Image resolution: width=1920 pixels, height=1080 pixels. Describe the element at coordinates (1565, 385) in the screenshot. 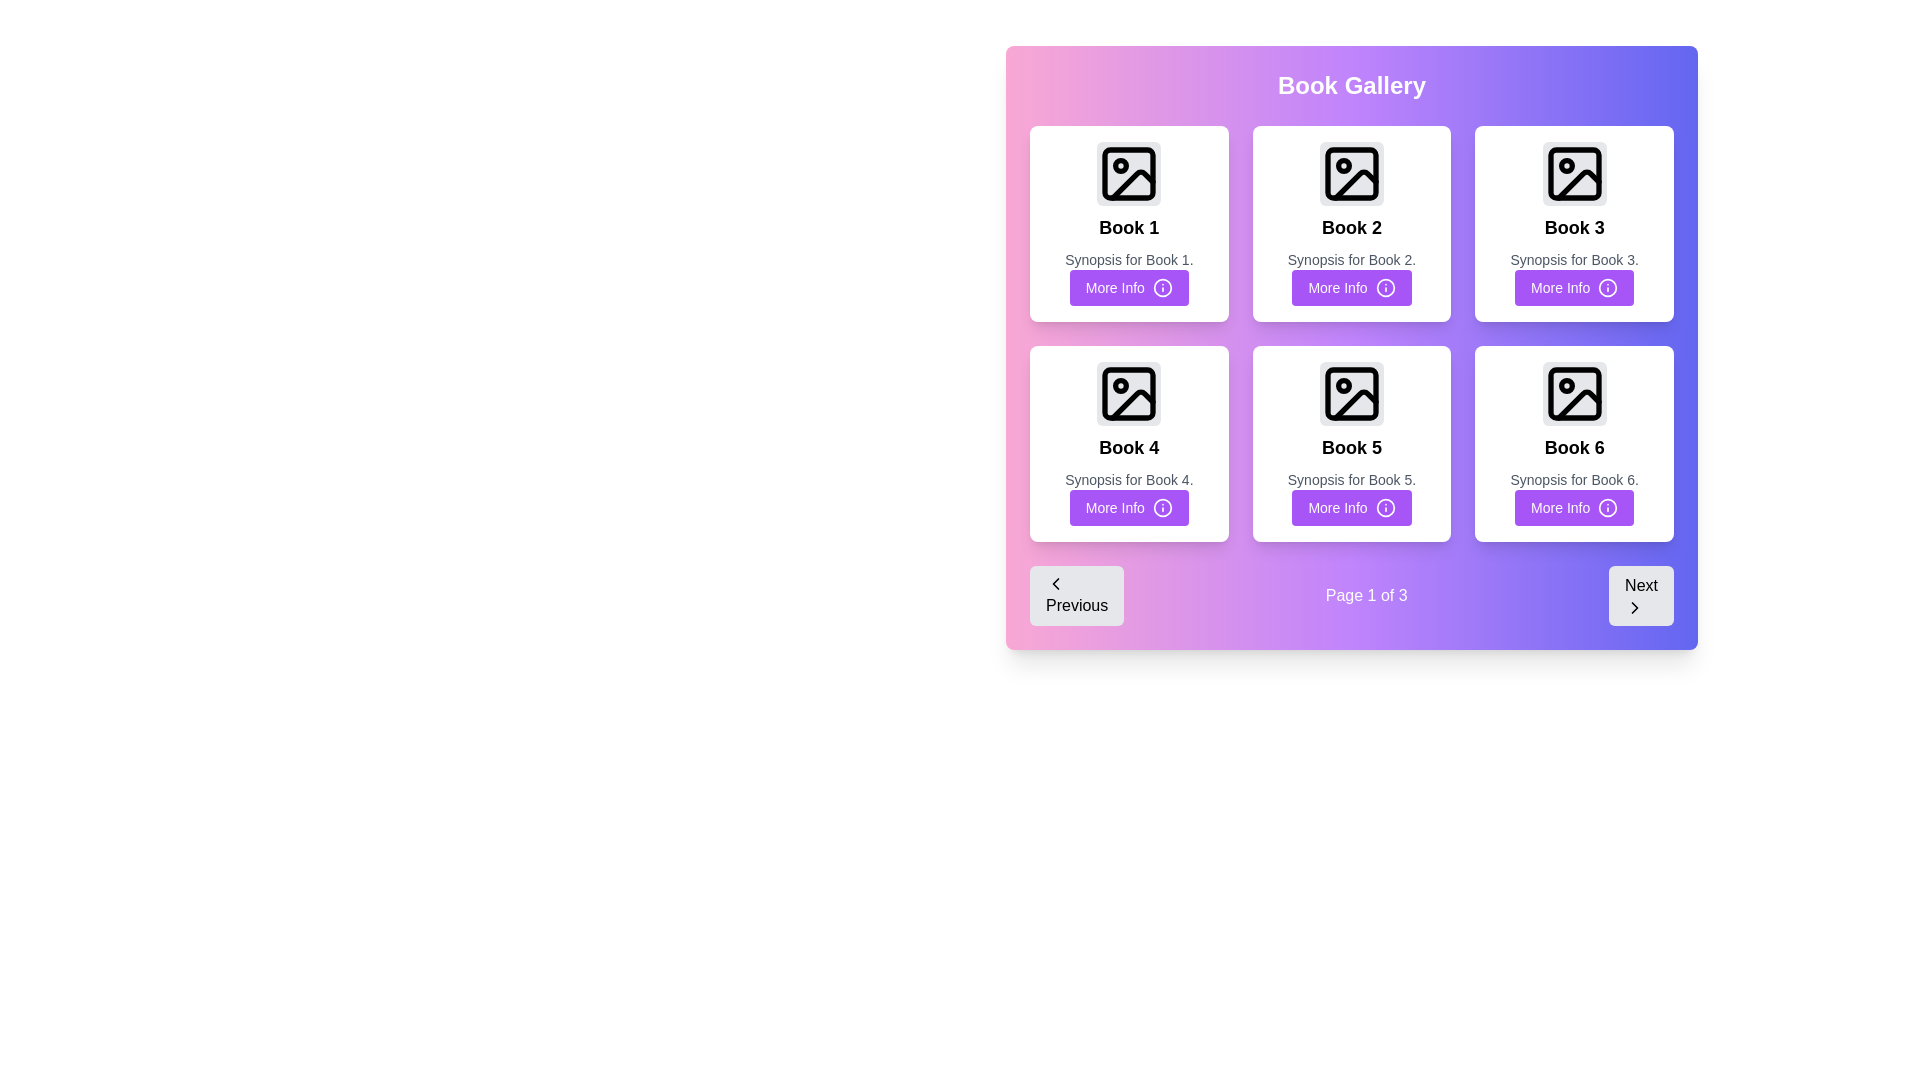

I see `the small circular shape (dot) inside the photo frame of the sixth book card in the gallery grid under the 'Book Gallery' section` at that location.